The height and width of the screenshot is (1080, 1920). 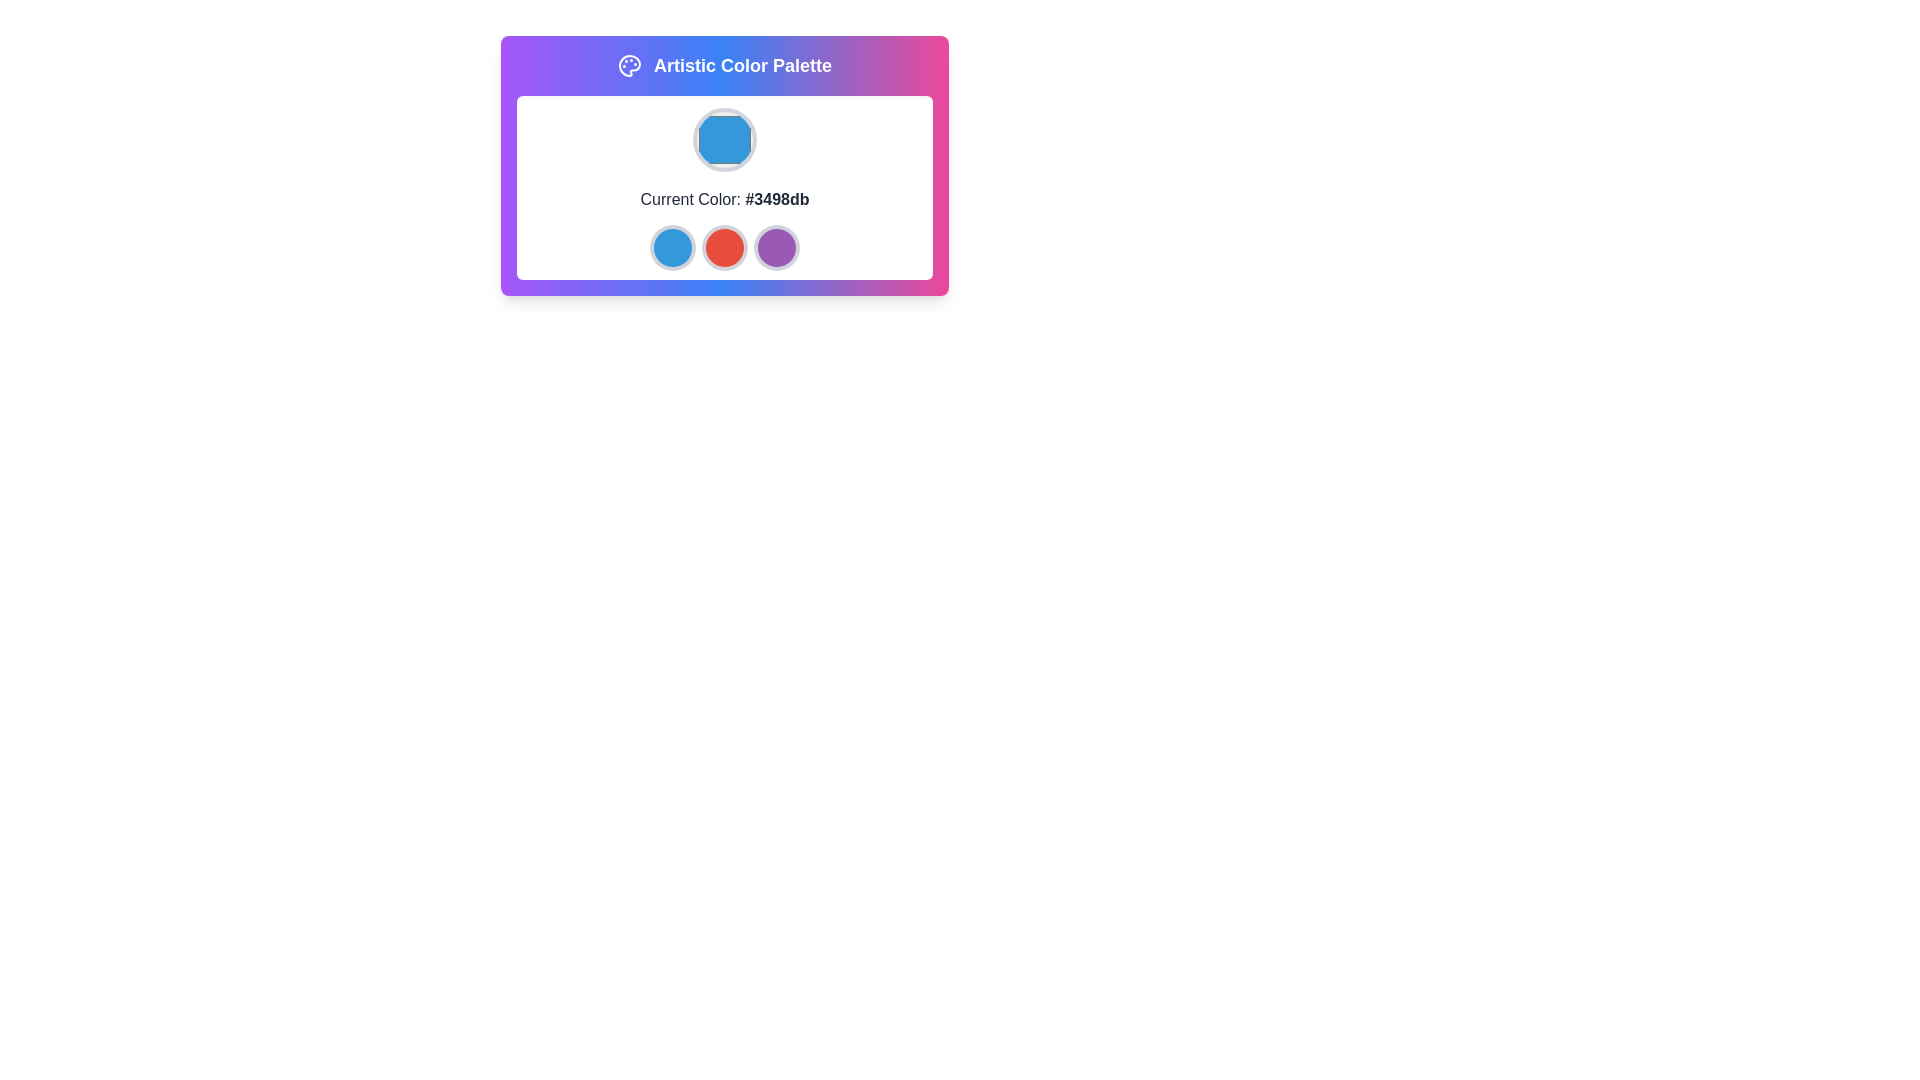 I want to click on the static text label displaying 'Current Color: #3498db', which is centrally placed below a larger blue color circle and above a row of three colored circular buttons, so click(x=723, y=200).